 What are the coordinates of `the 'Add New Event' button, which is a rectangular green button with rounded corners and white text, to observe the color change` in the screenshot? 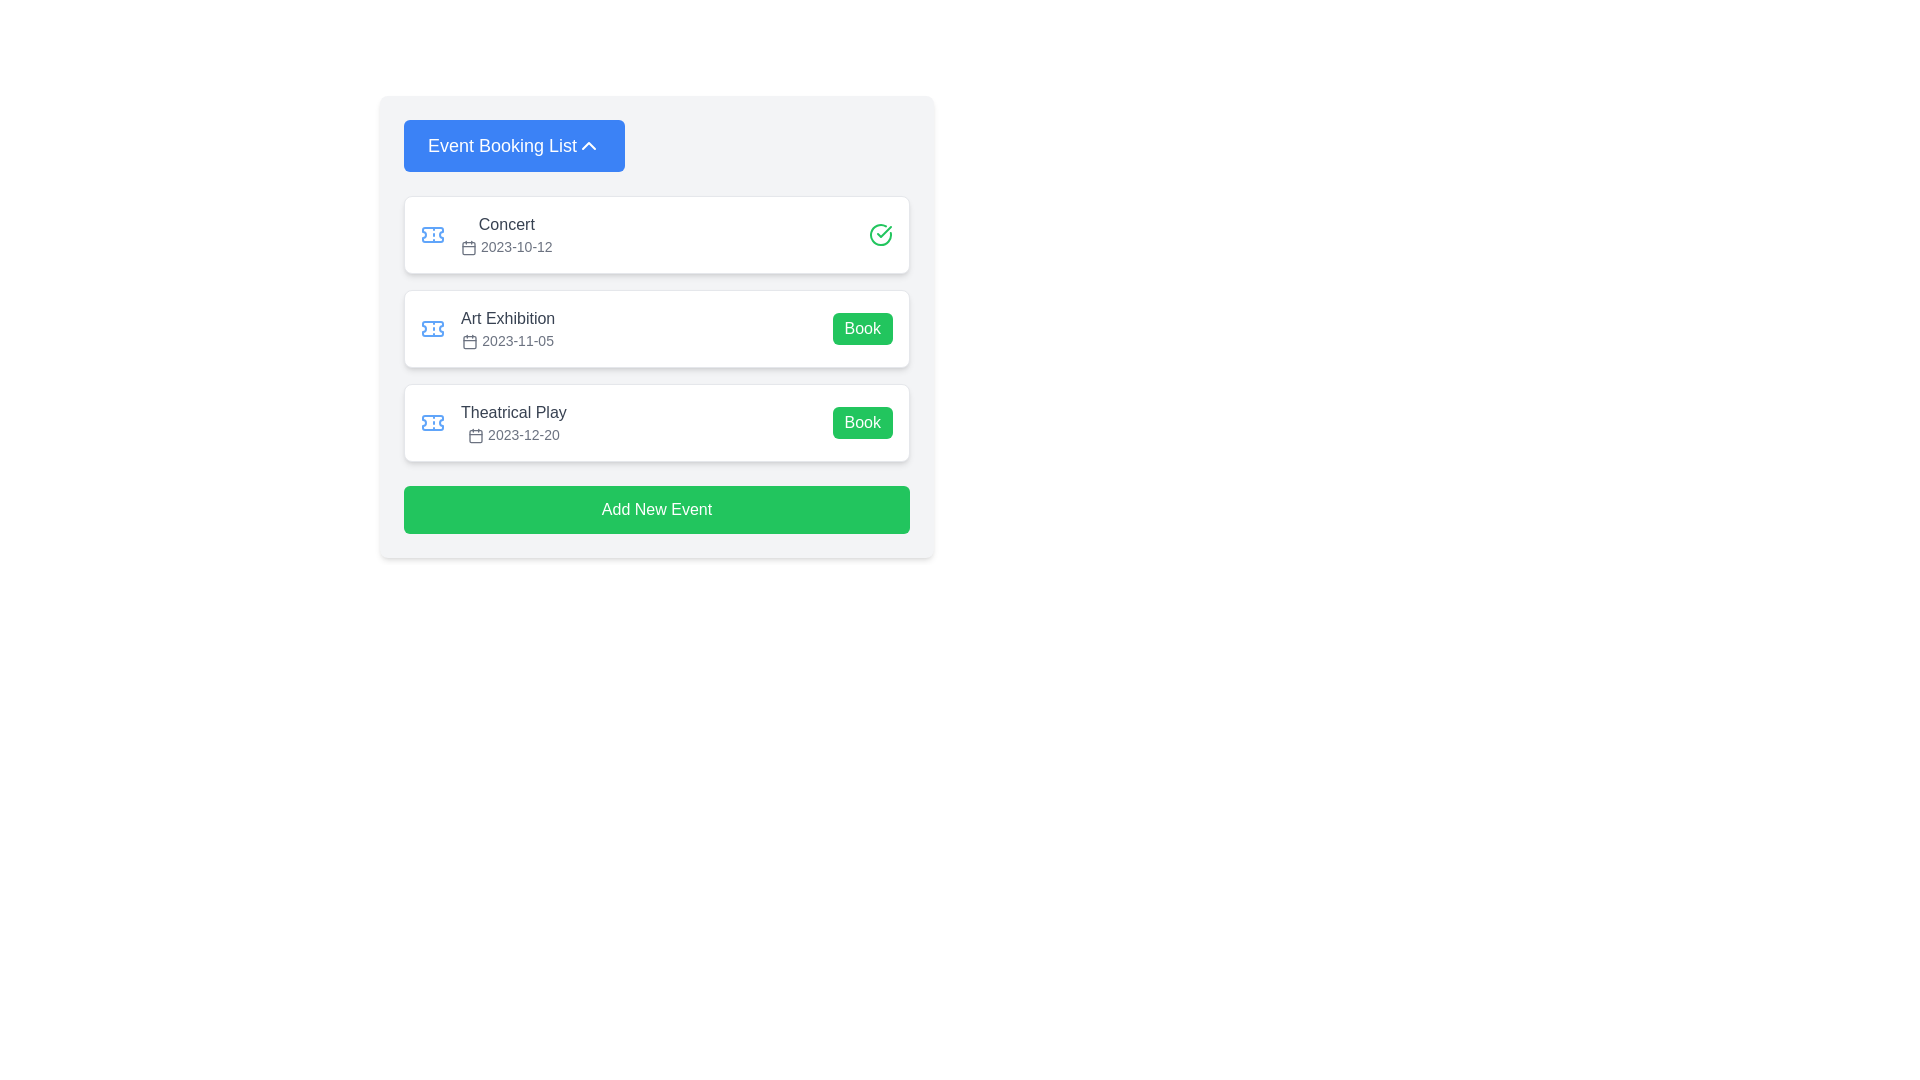 It's located at (657, 508).